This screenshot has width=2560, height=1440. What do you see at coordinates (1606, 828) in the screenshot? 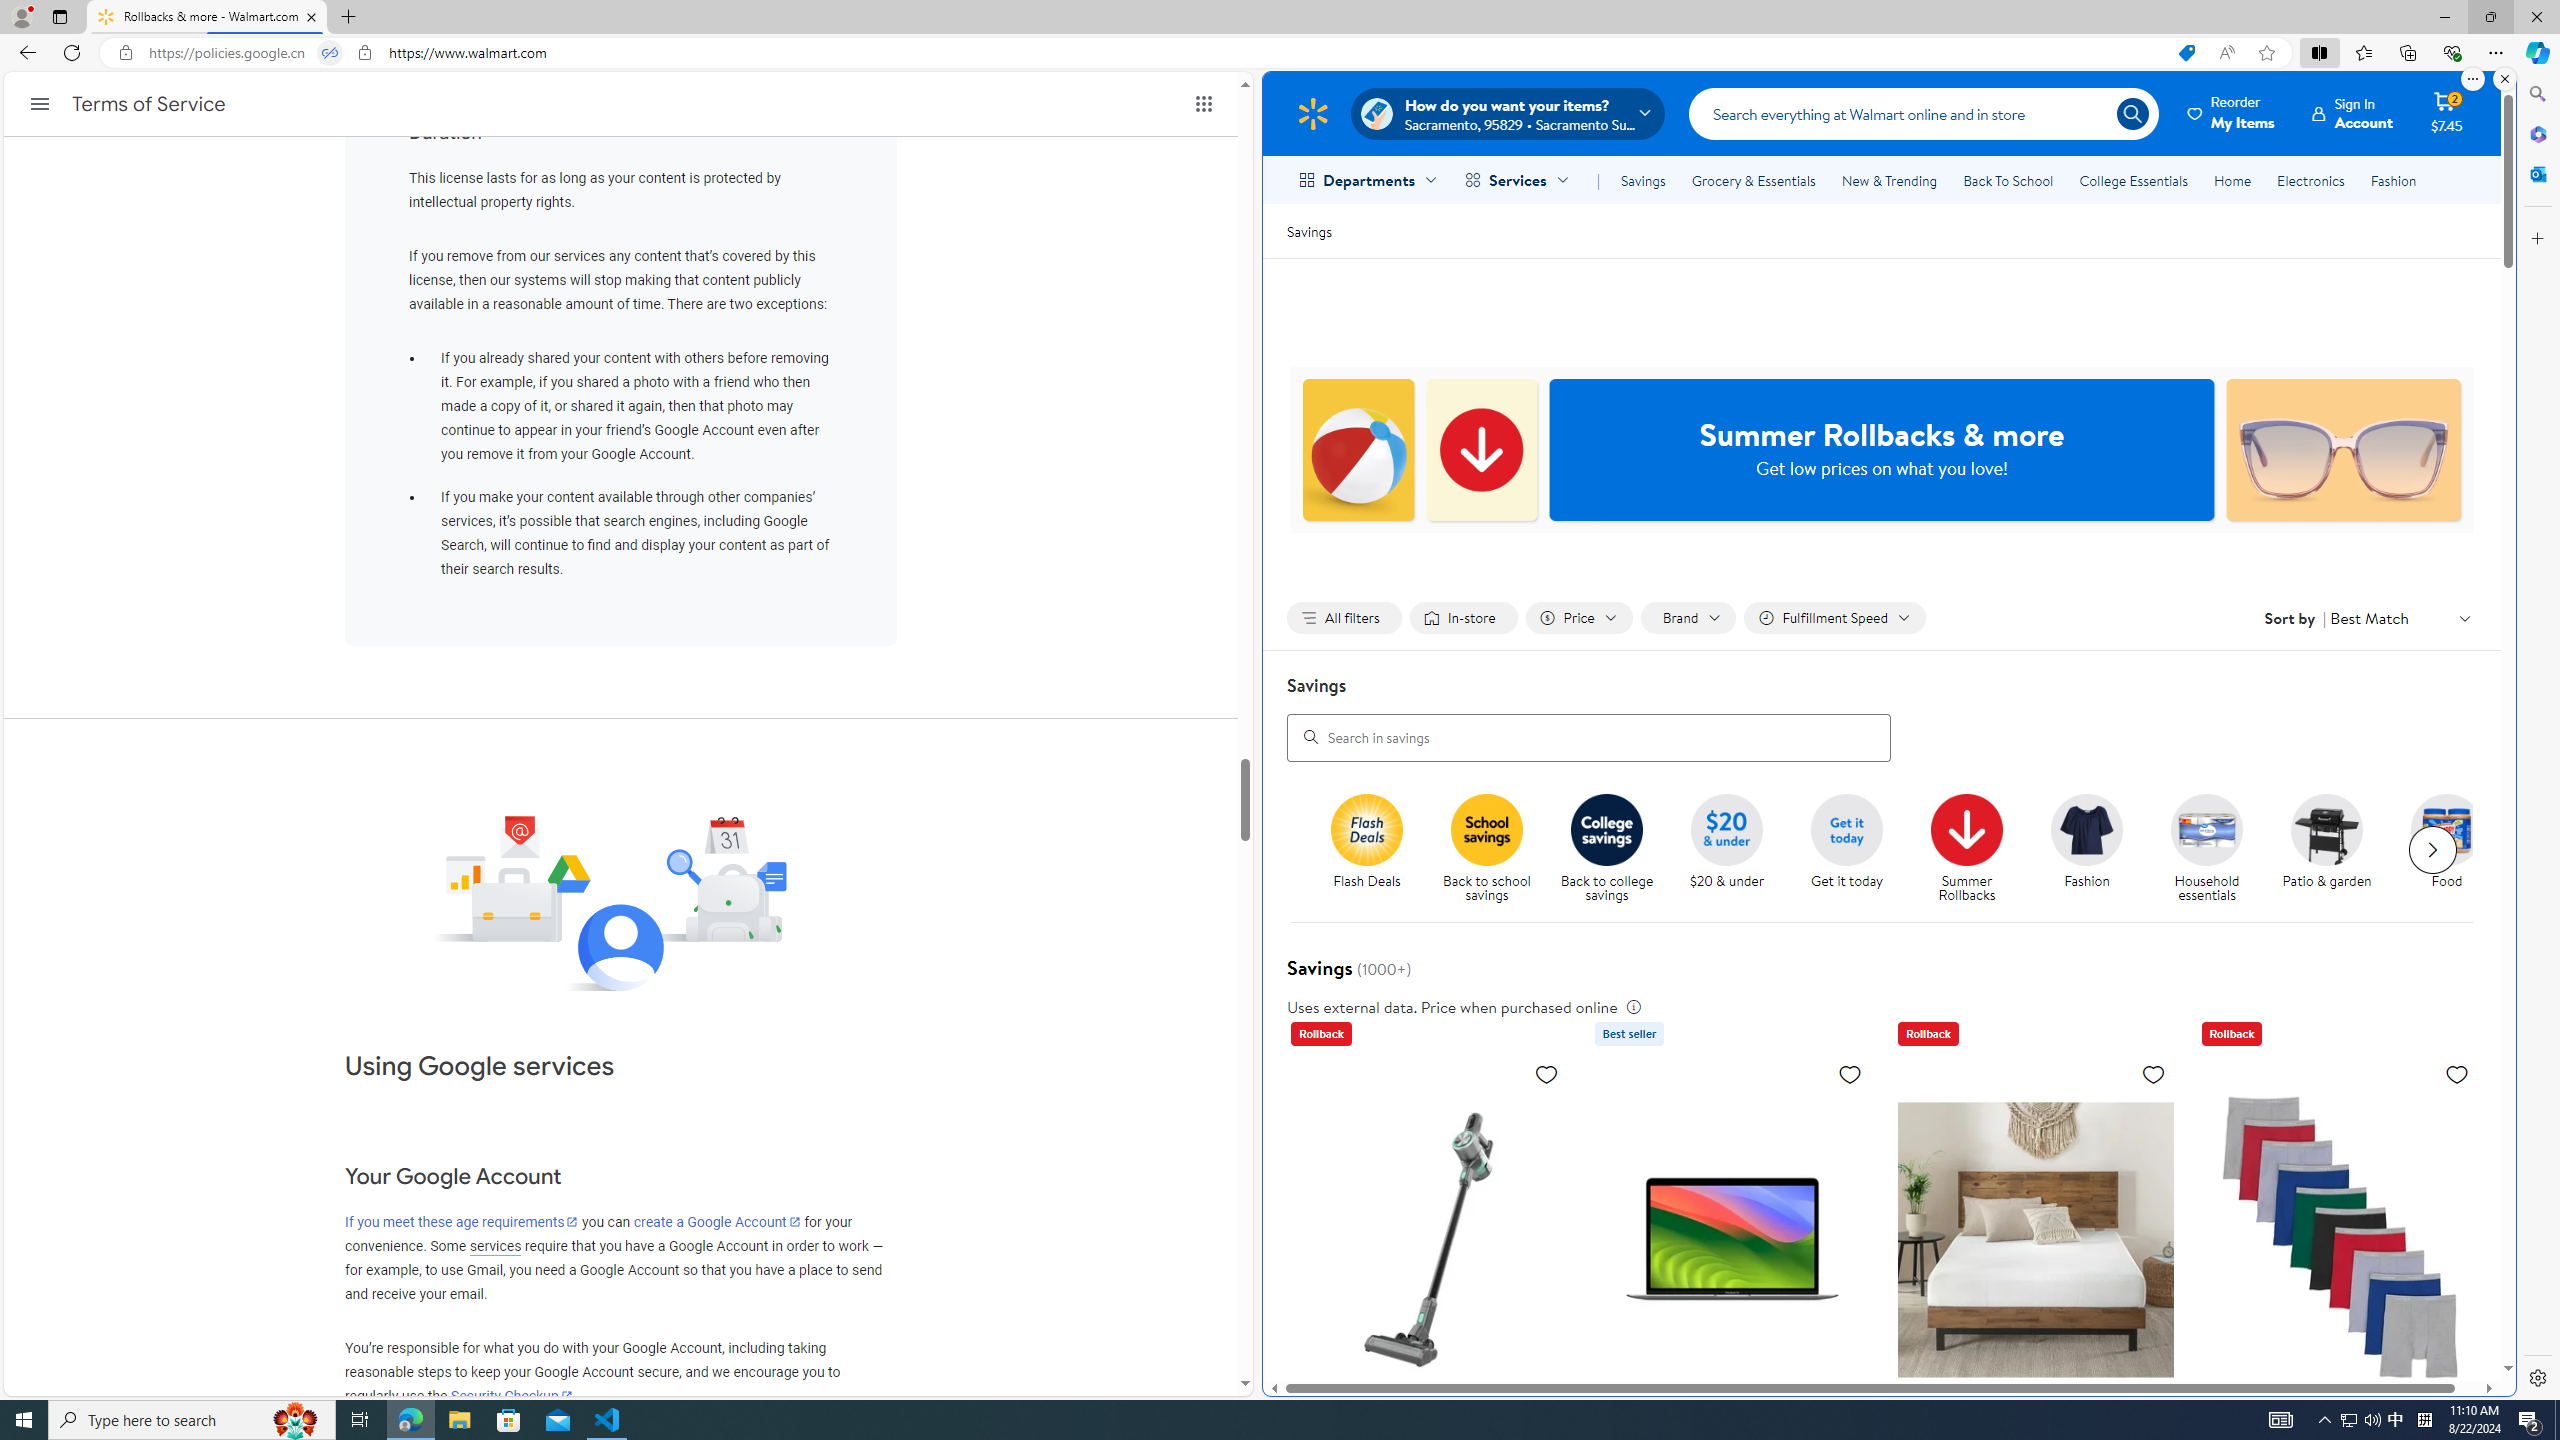
I see `'Back to College savings'` at bounding box center [1606, 828].